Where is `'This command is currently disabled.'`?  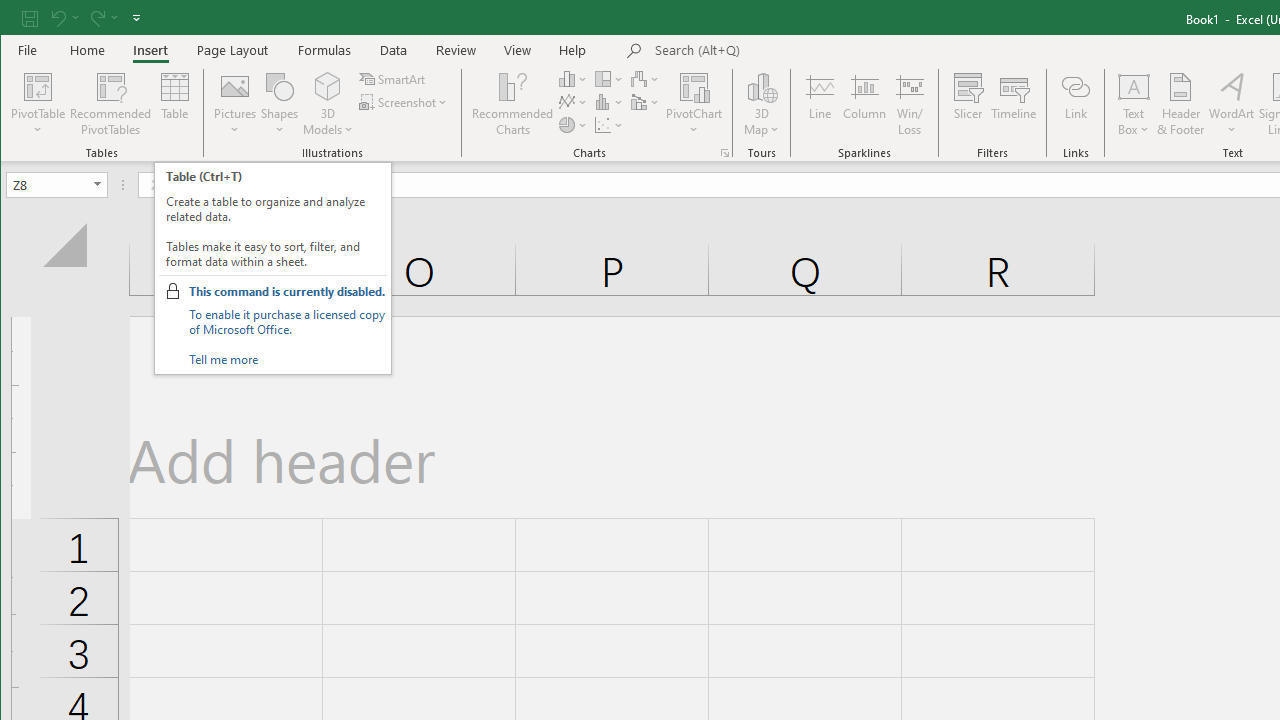 'This command is currently disabled.' is located at coordinates (285, 291).